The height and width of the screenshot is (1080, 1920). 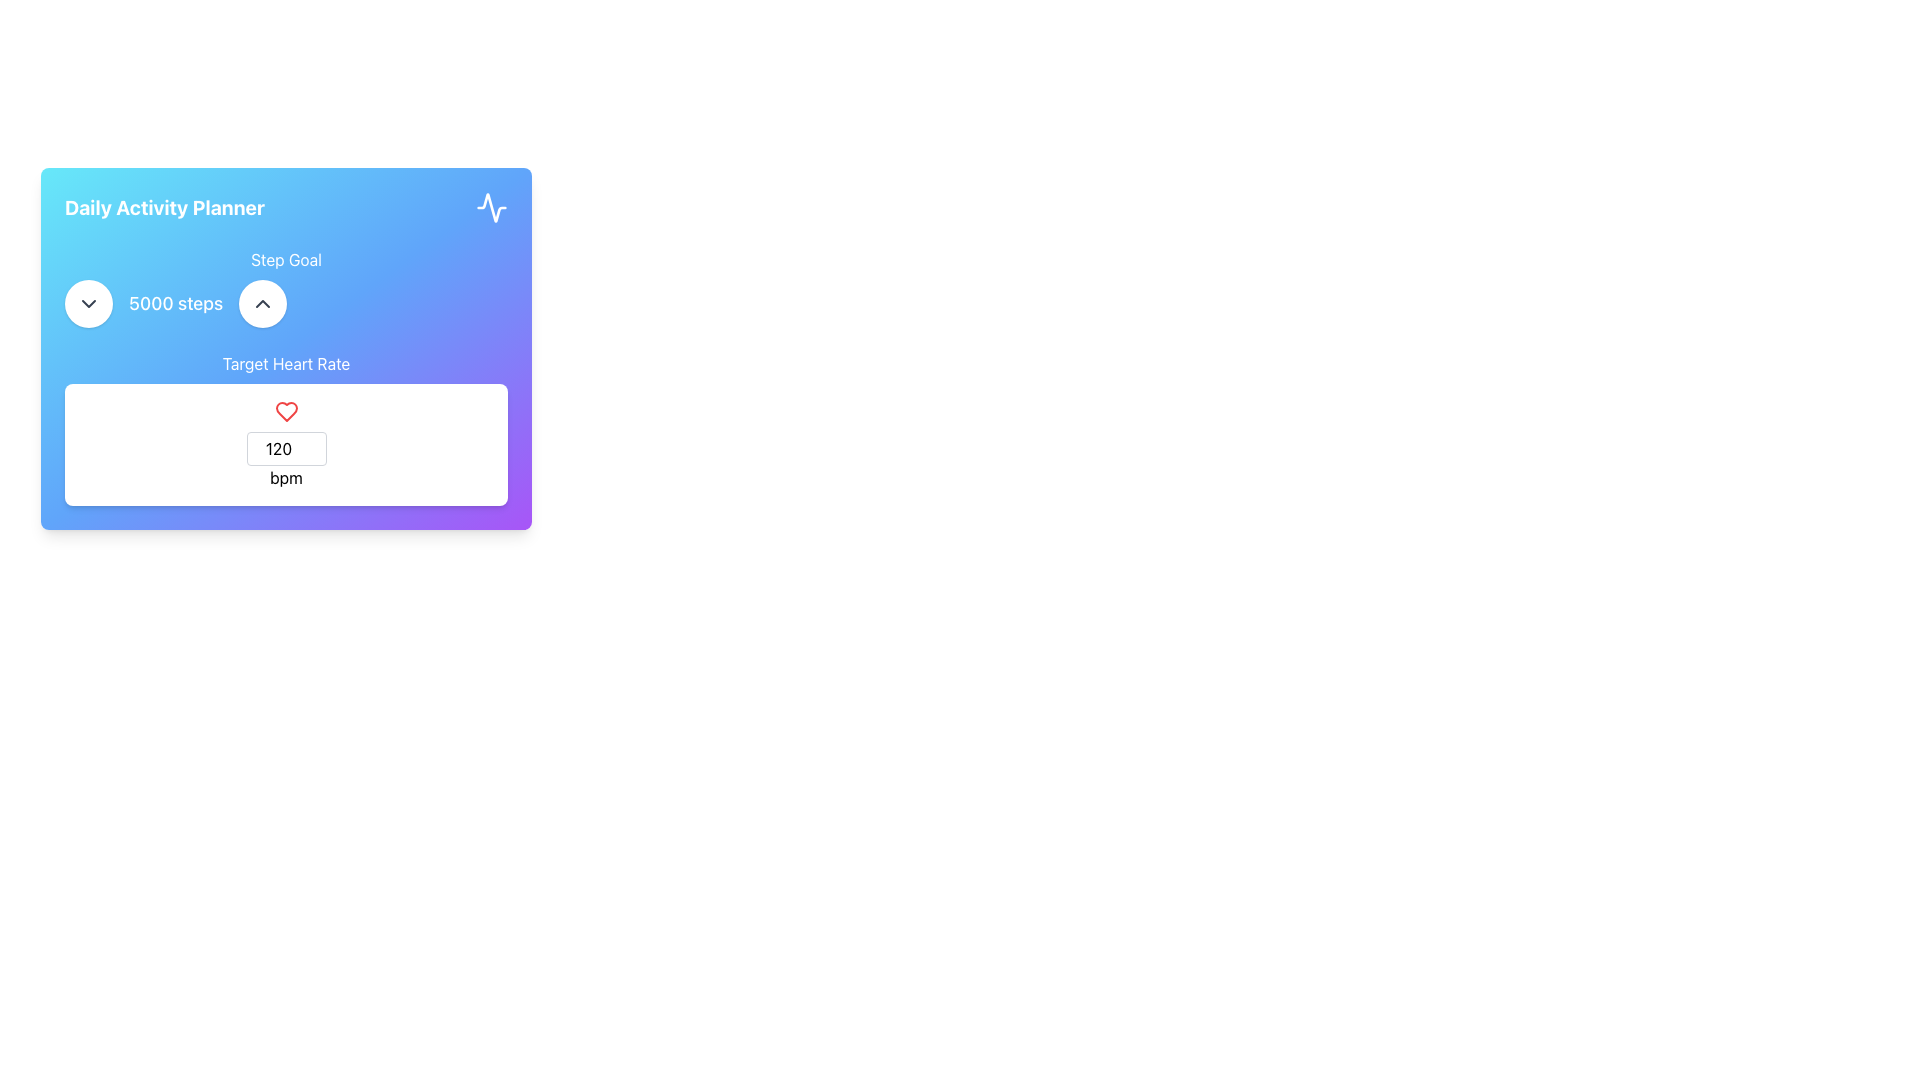 What do you see at coordinates (88, 304) in the screenshot?
I see `the button located in the top-left segment of the 'Daily Activity Planner' card to decrease the step goal value, which is positioned to the left of the '5000 steps' text` at bounding box center [88, 304].